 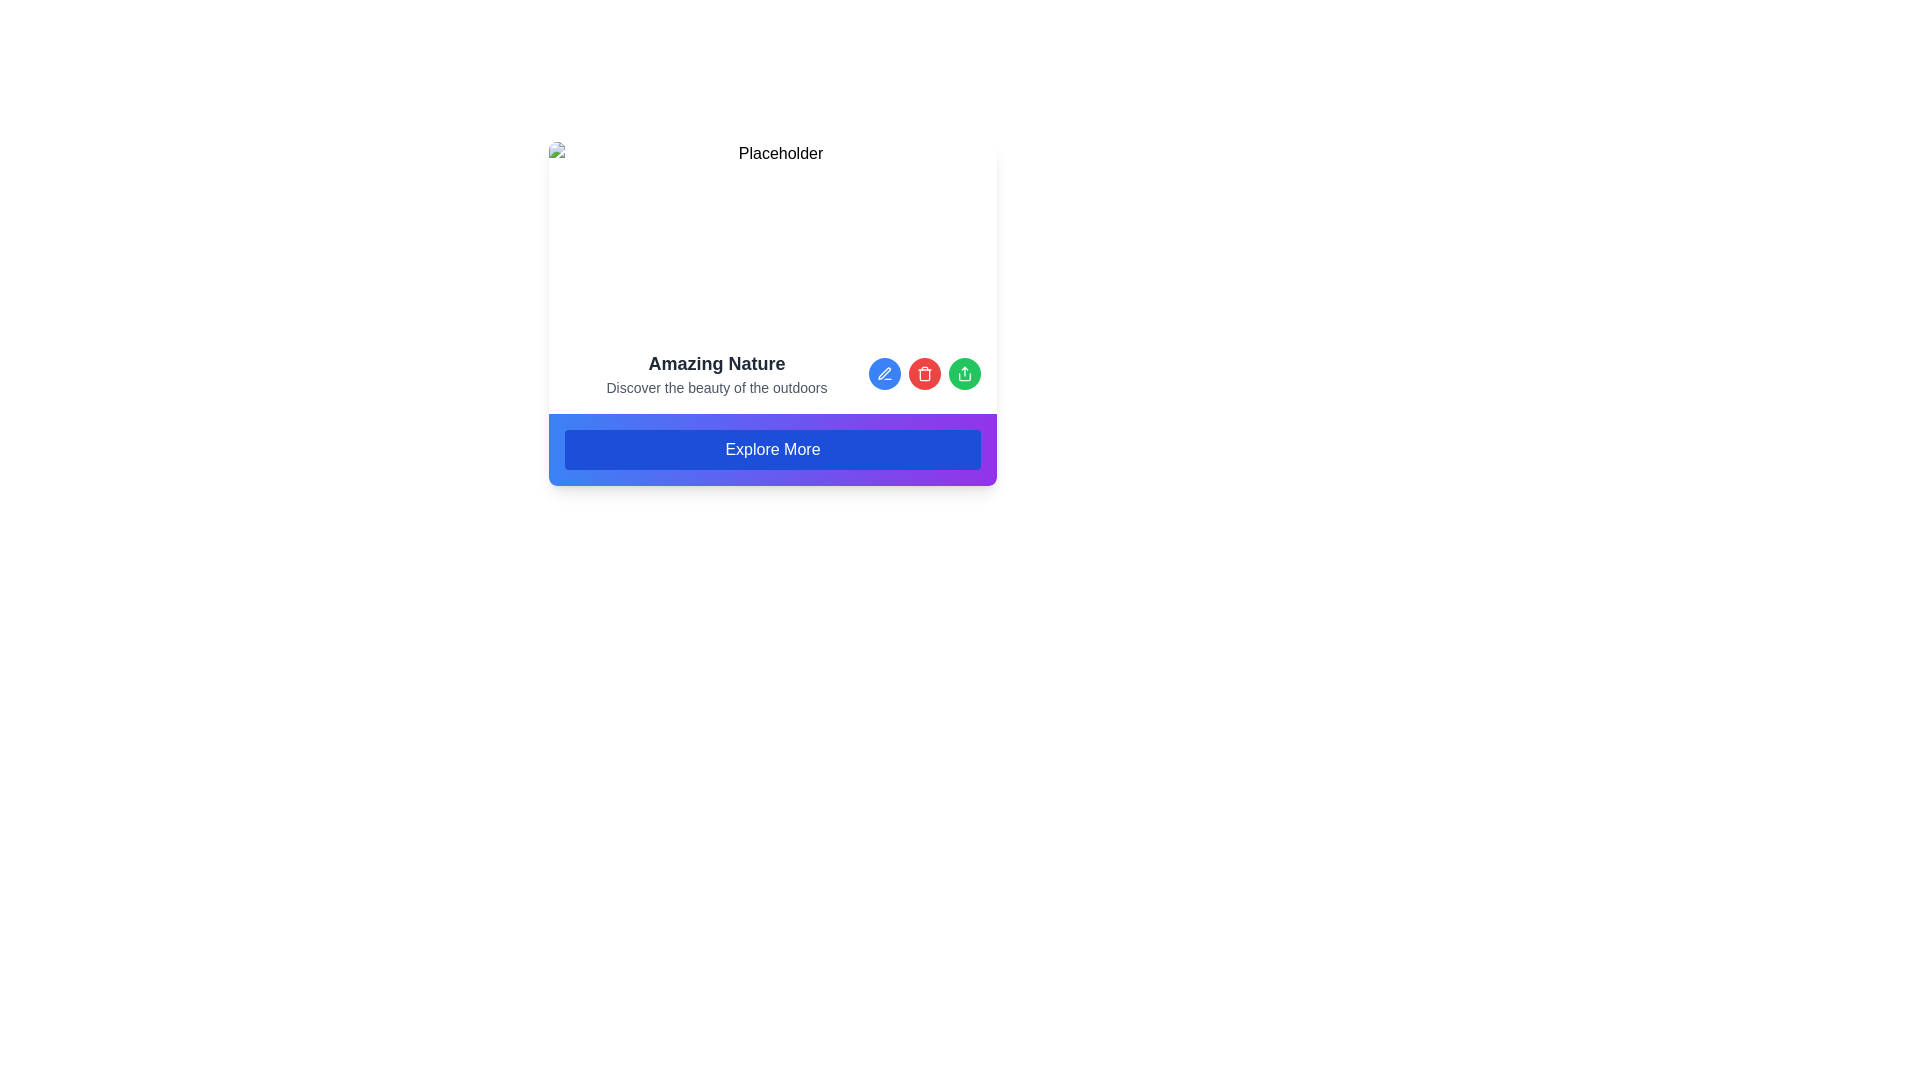 I want to click on the Text Label that serves as a title or headline for the content section related to nature, positioned above the 'Explore More' button, so click(x=716, y=363).